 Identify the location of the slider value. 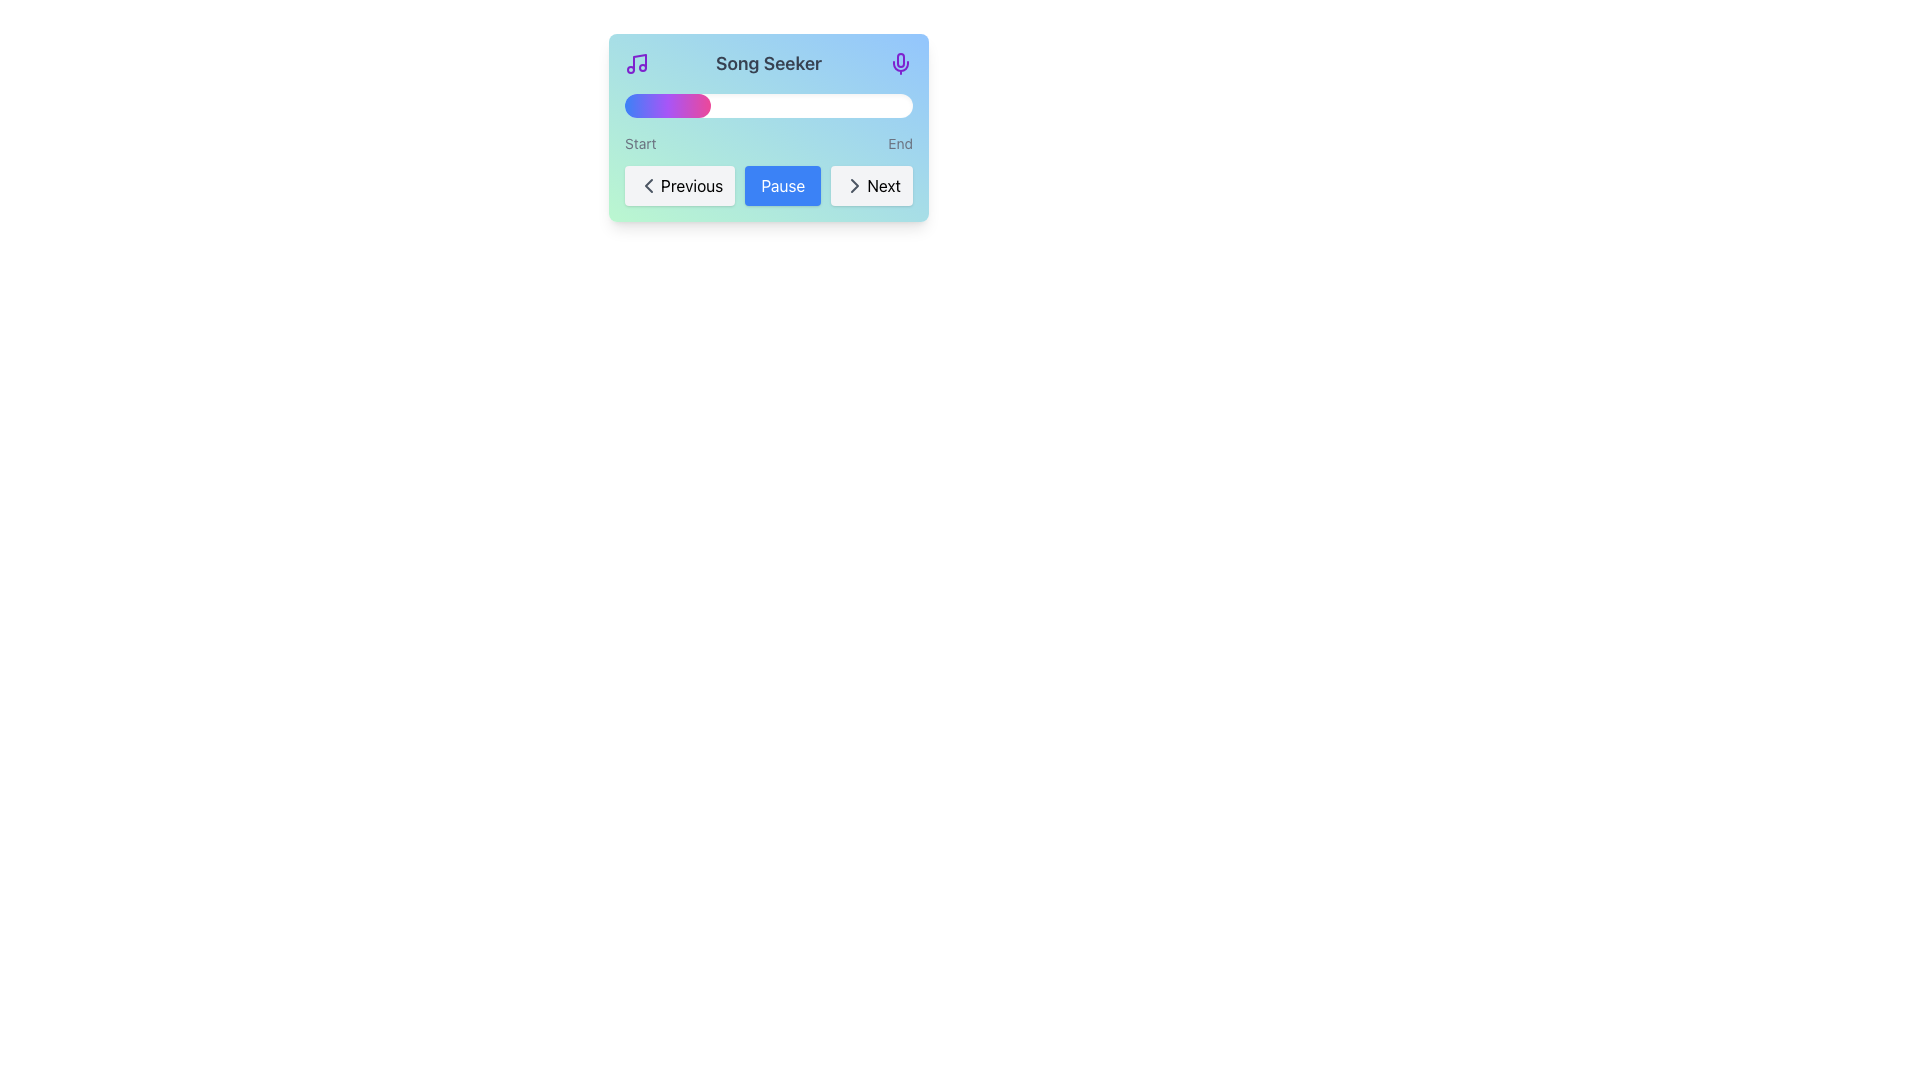
(900, 105).